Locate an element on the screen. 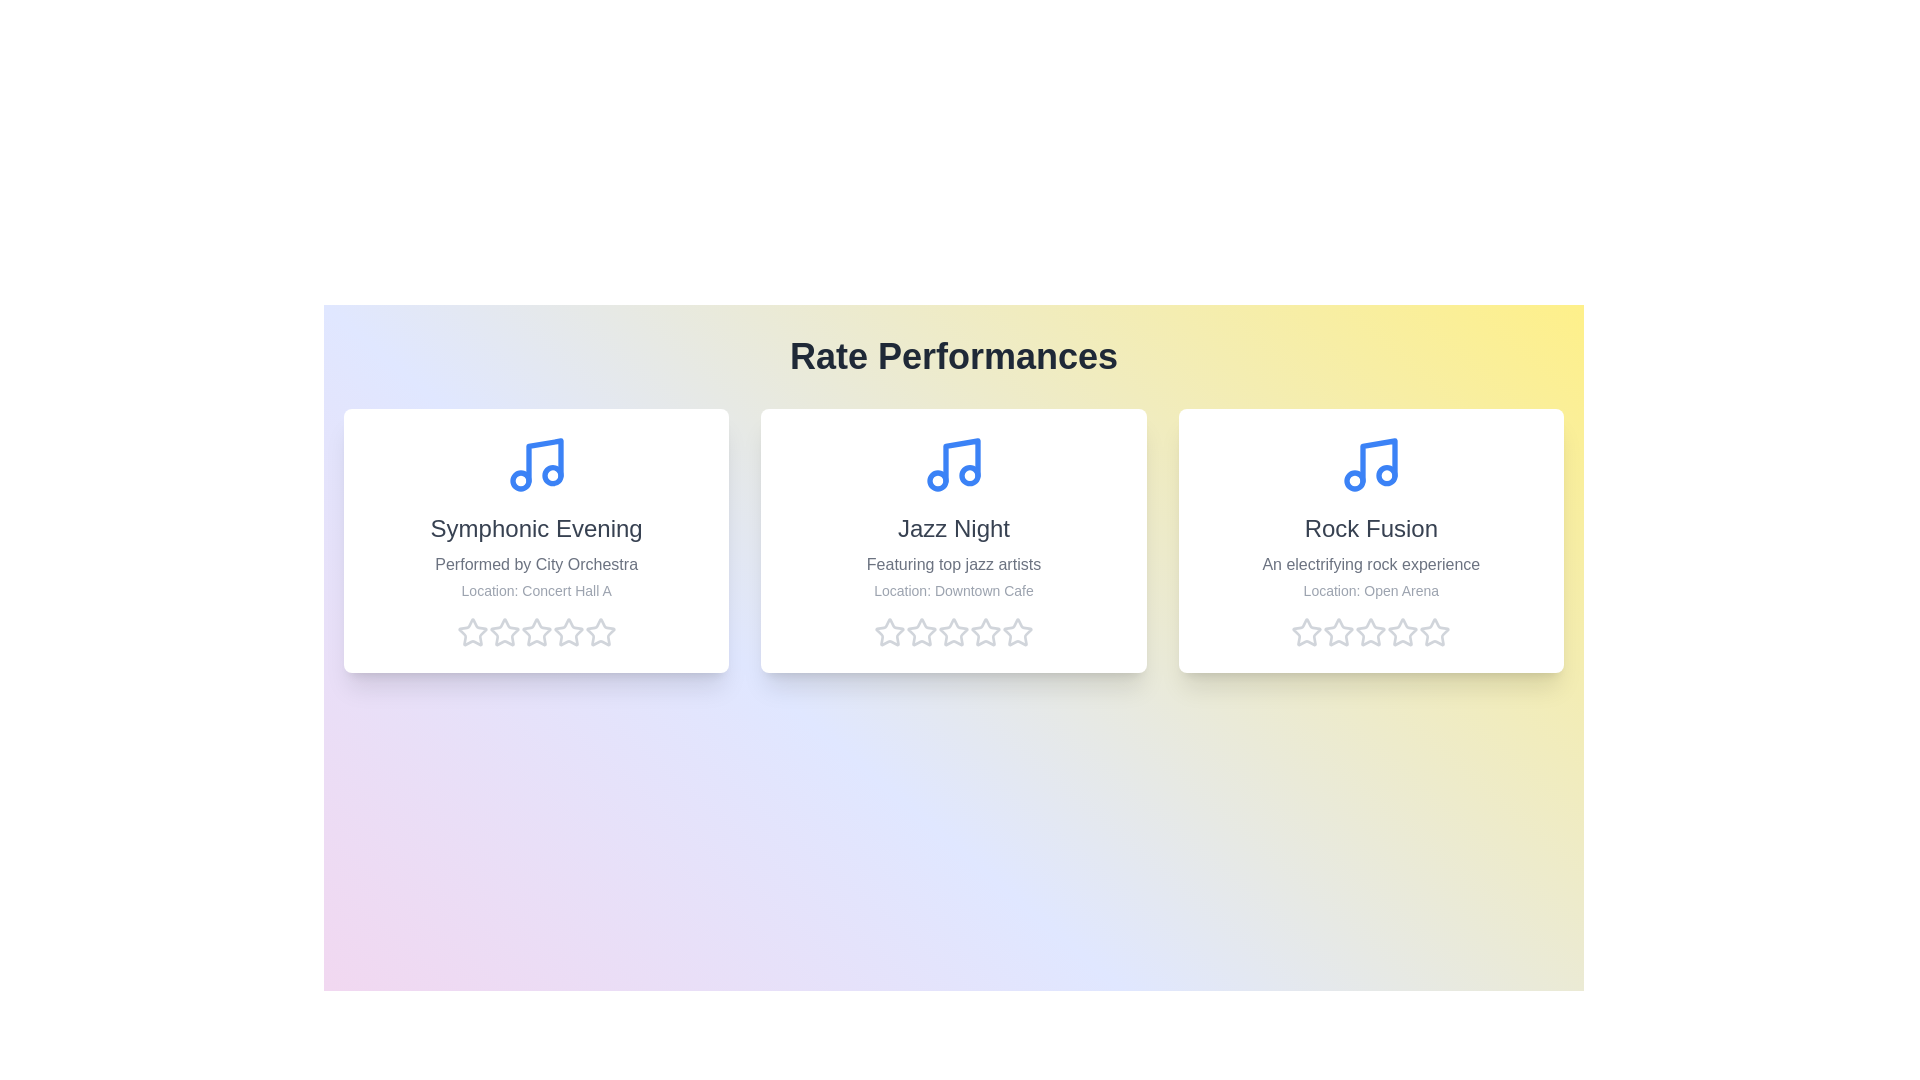  the performance card for Jazz Night to read its details is located at coordinates (953, 540).